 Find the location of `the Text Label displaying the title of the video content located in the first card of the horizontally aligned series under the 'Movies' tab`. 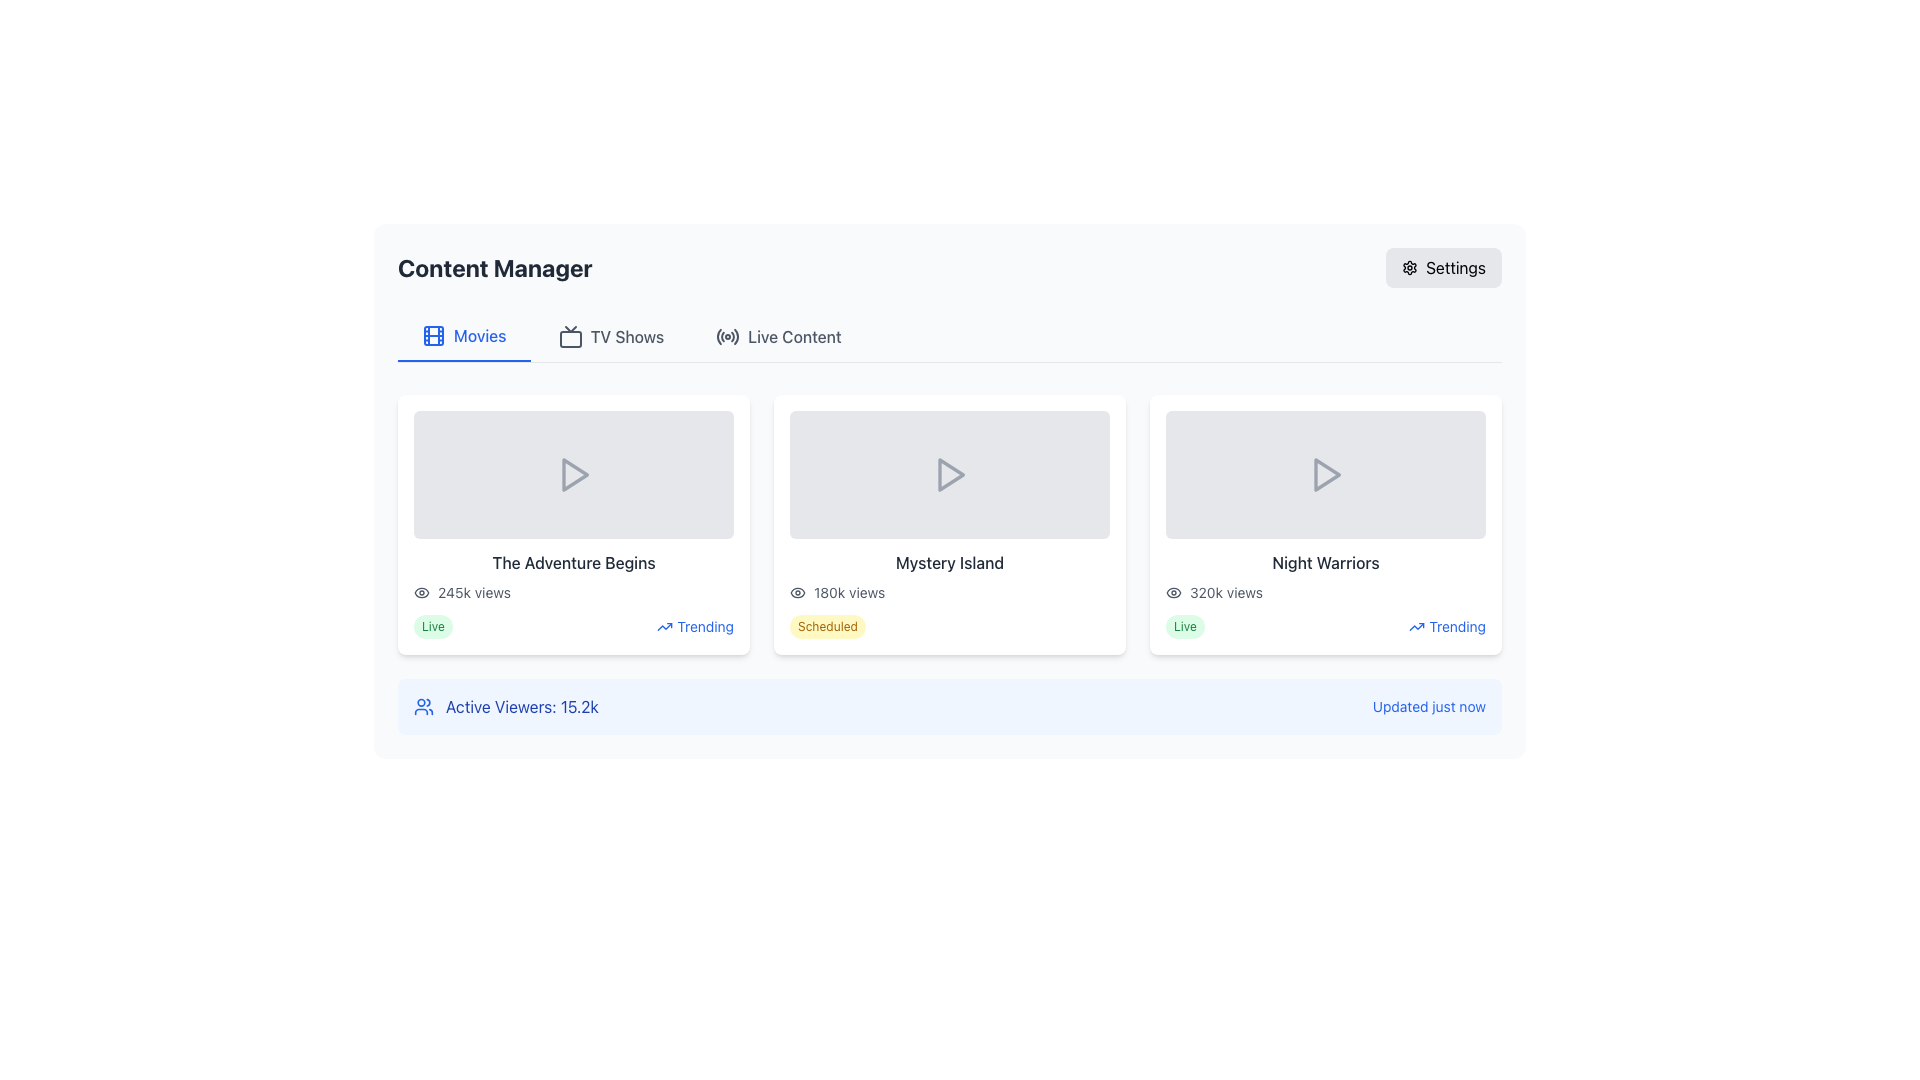

the Text Label displaying the title of the video content located in the first card of the horizontally aligned series under the 'Movies' tab is located at coordinates (573, 563).